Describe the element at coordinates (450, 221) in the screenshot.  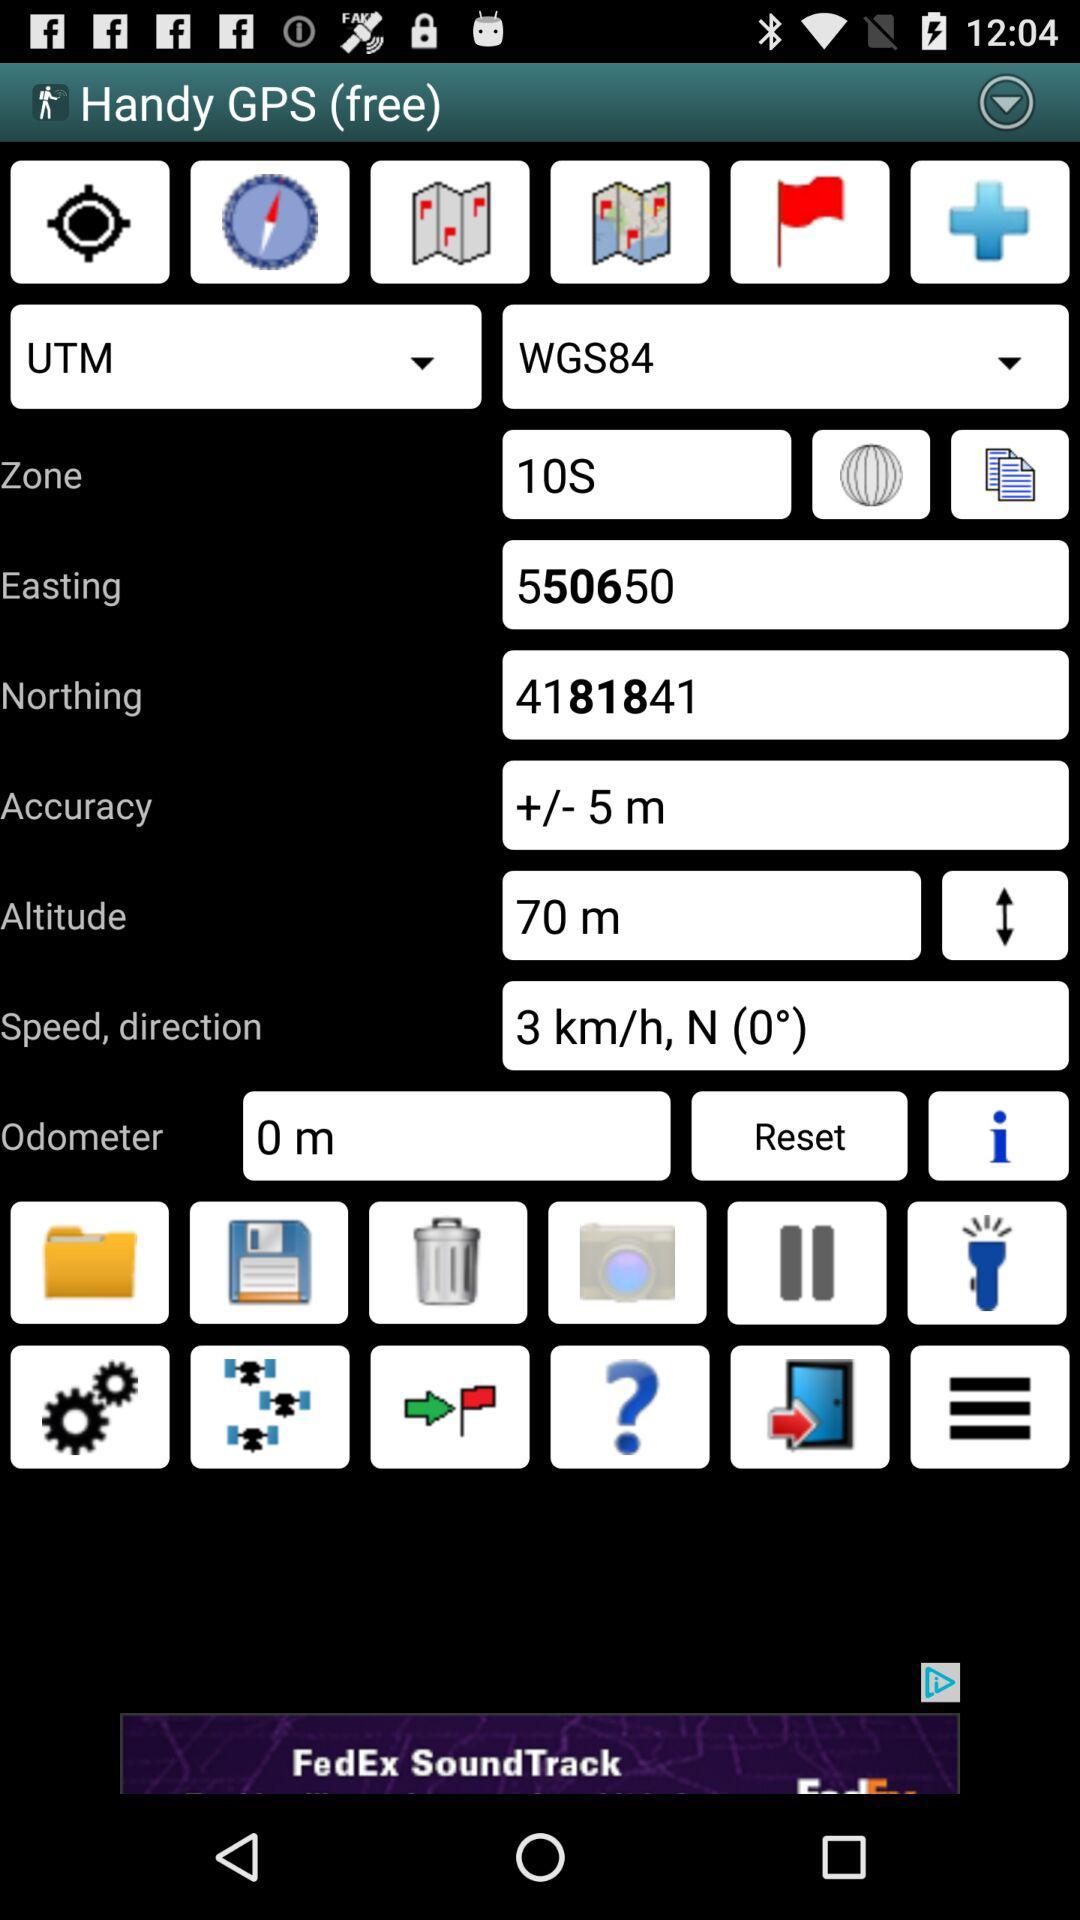
I see `go to map` at that location.